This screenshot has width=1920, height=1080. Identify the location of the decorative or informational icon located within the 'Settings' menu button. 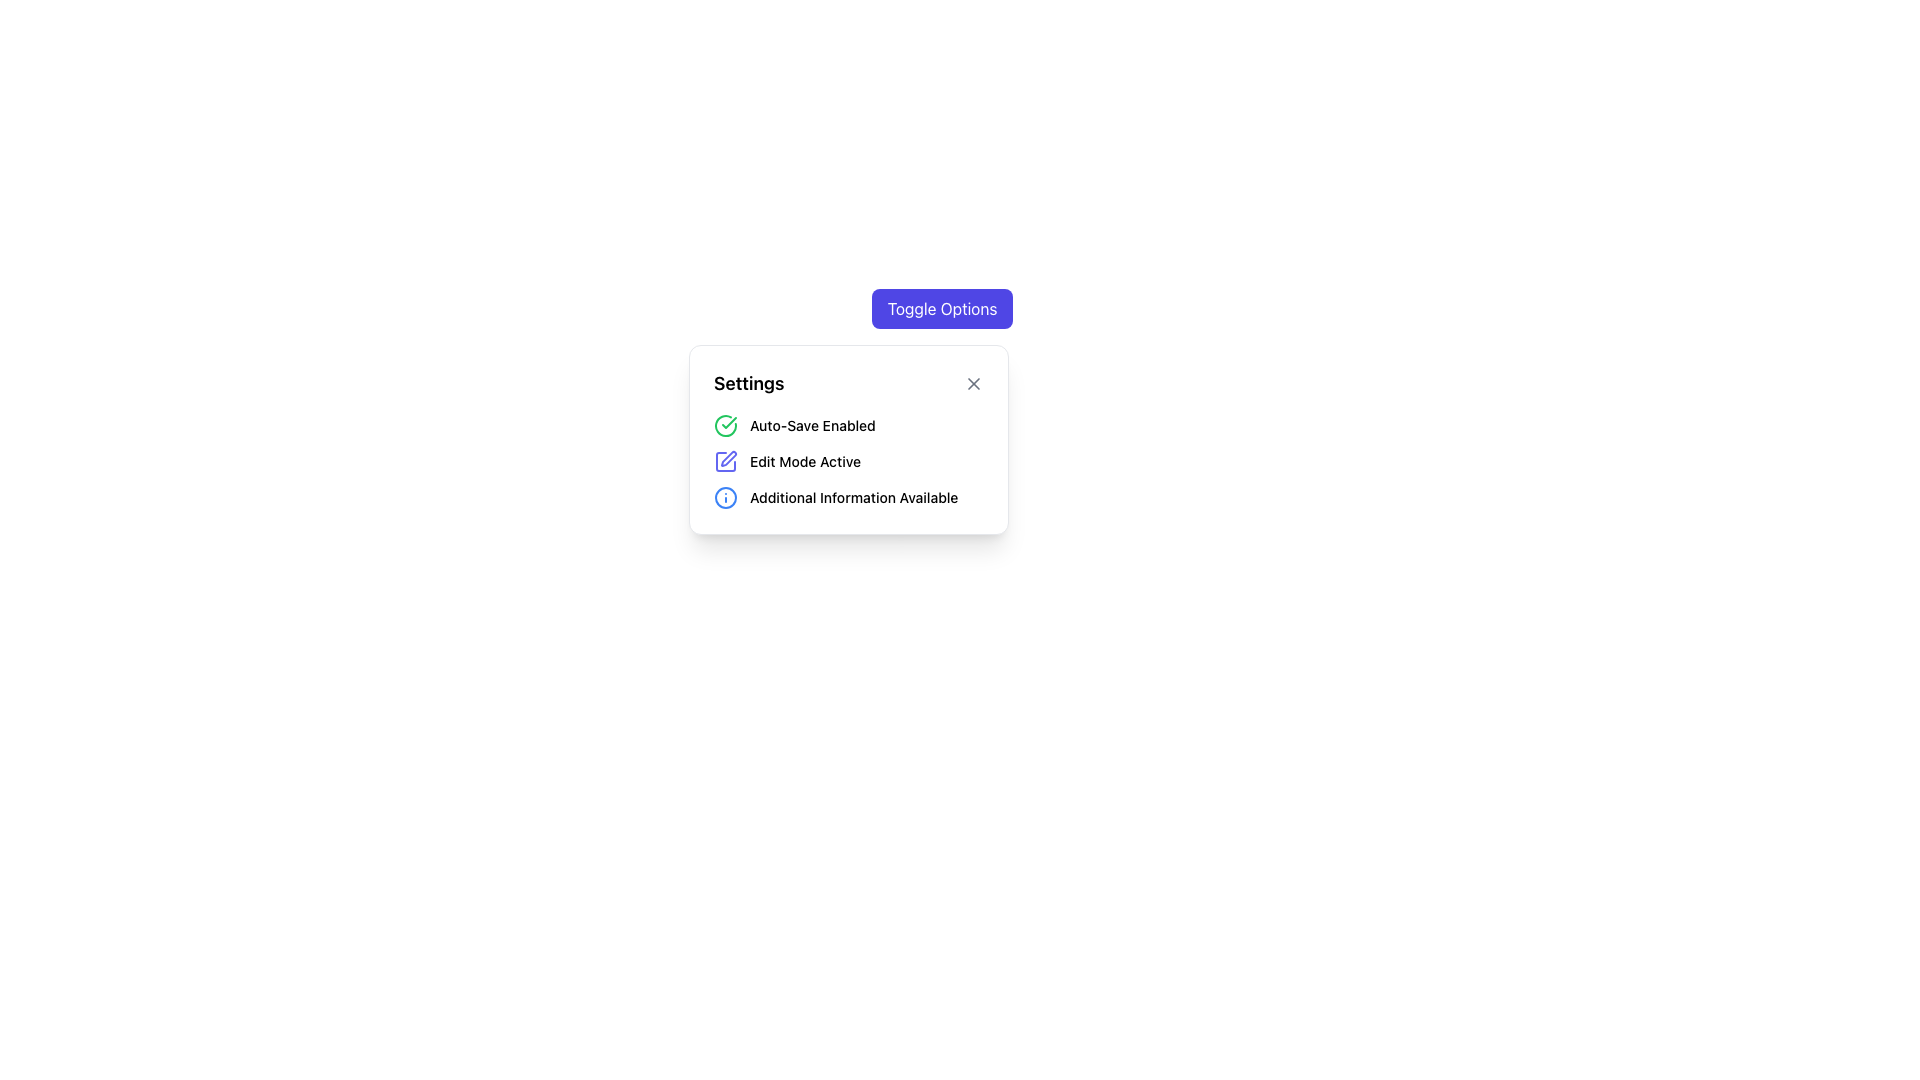
(724, 496).